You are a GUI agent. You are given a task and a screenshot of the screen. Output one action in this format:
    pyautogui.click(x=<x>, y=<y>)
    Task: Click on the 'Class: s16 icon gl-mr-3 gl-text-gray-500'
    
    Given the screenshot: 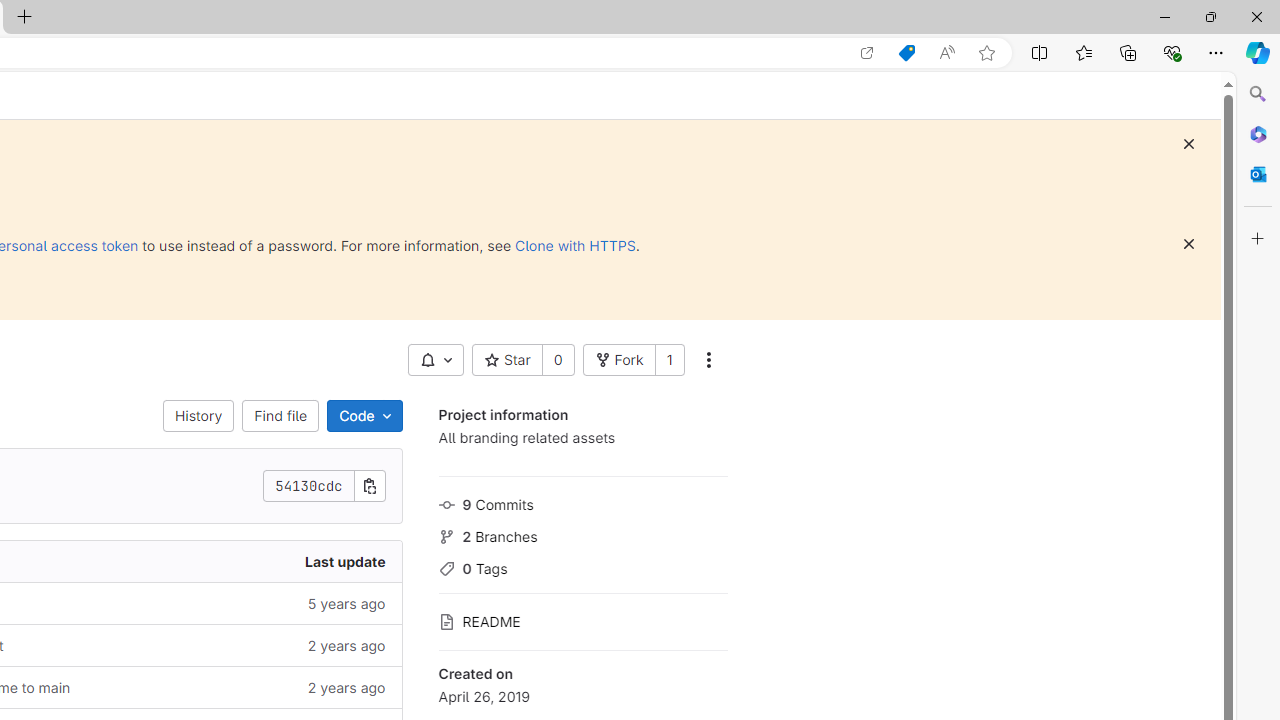 What is the action you would take?
    pyautogui.click(x=445, y=621)
    